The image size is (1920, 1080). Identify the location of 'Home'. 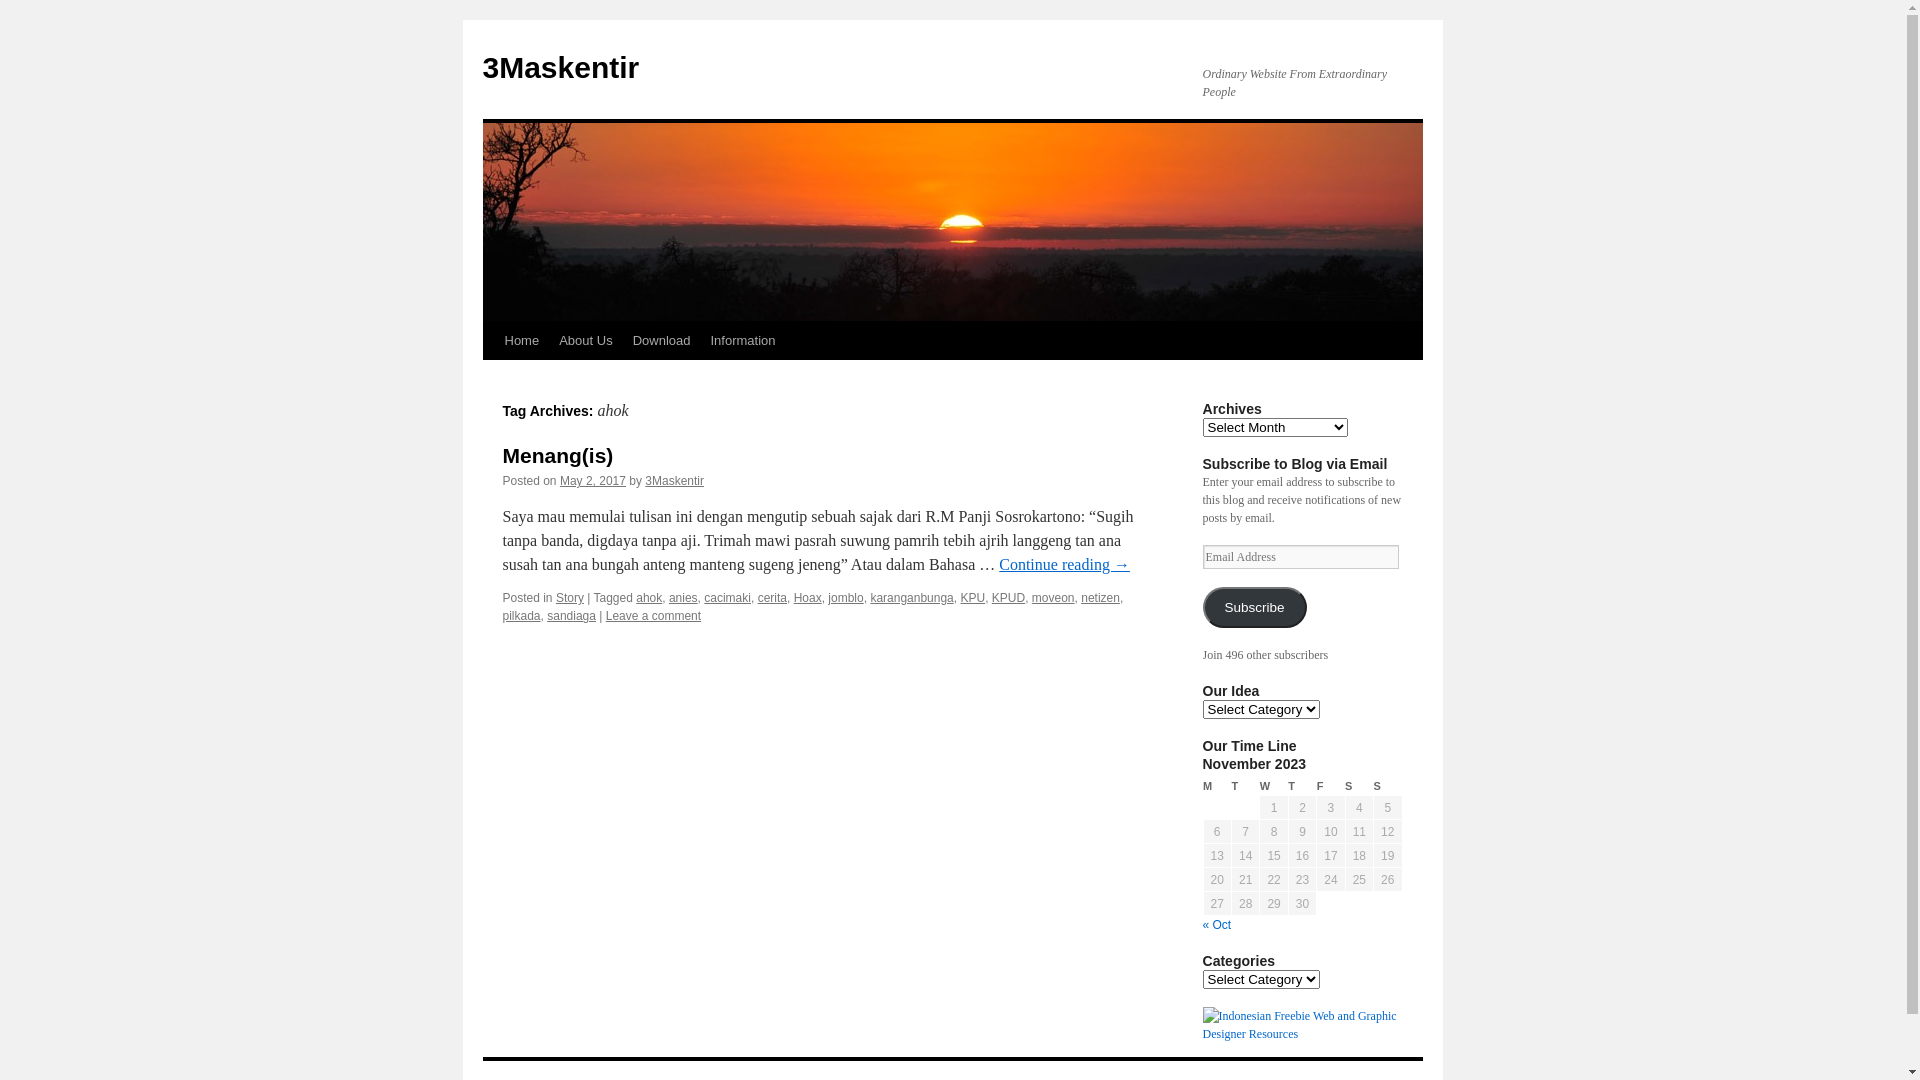
(494, 339).